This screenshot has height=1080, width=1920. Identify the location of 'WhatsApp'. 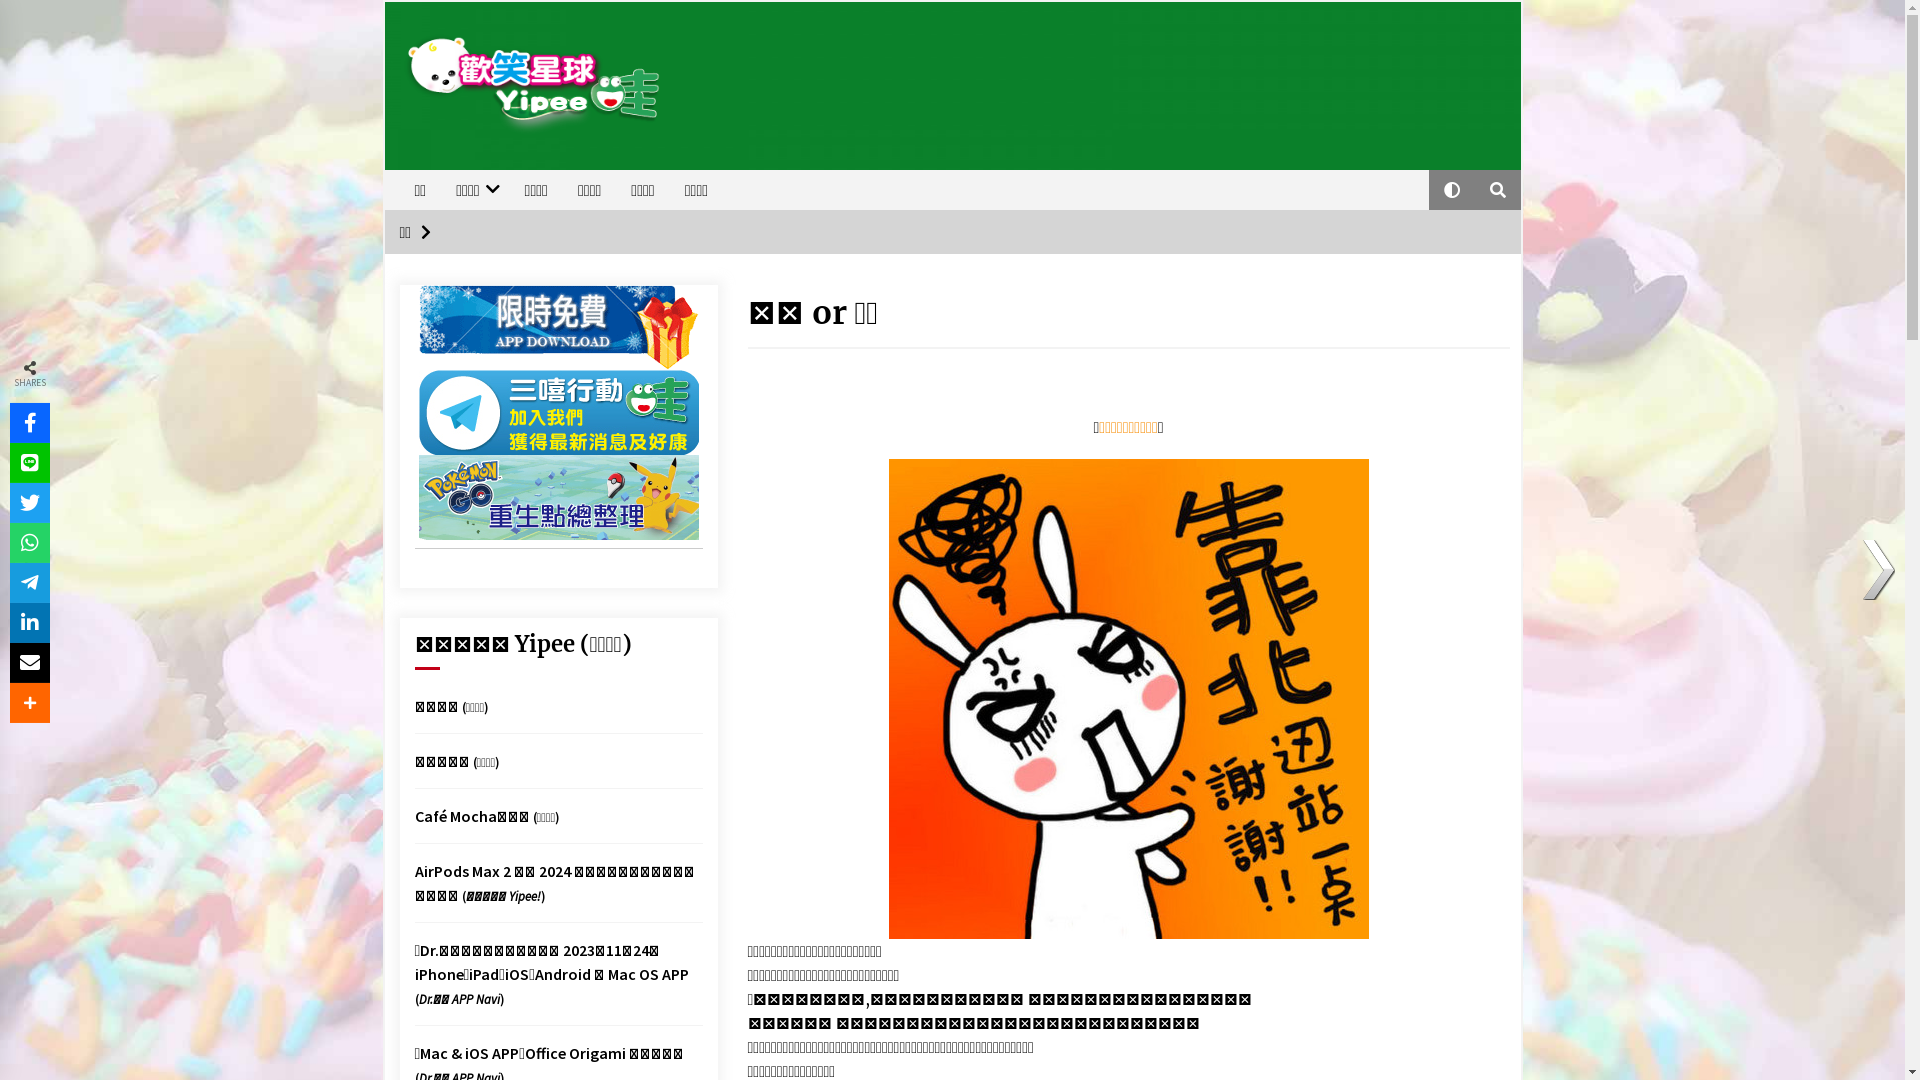
(29, 543).